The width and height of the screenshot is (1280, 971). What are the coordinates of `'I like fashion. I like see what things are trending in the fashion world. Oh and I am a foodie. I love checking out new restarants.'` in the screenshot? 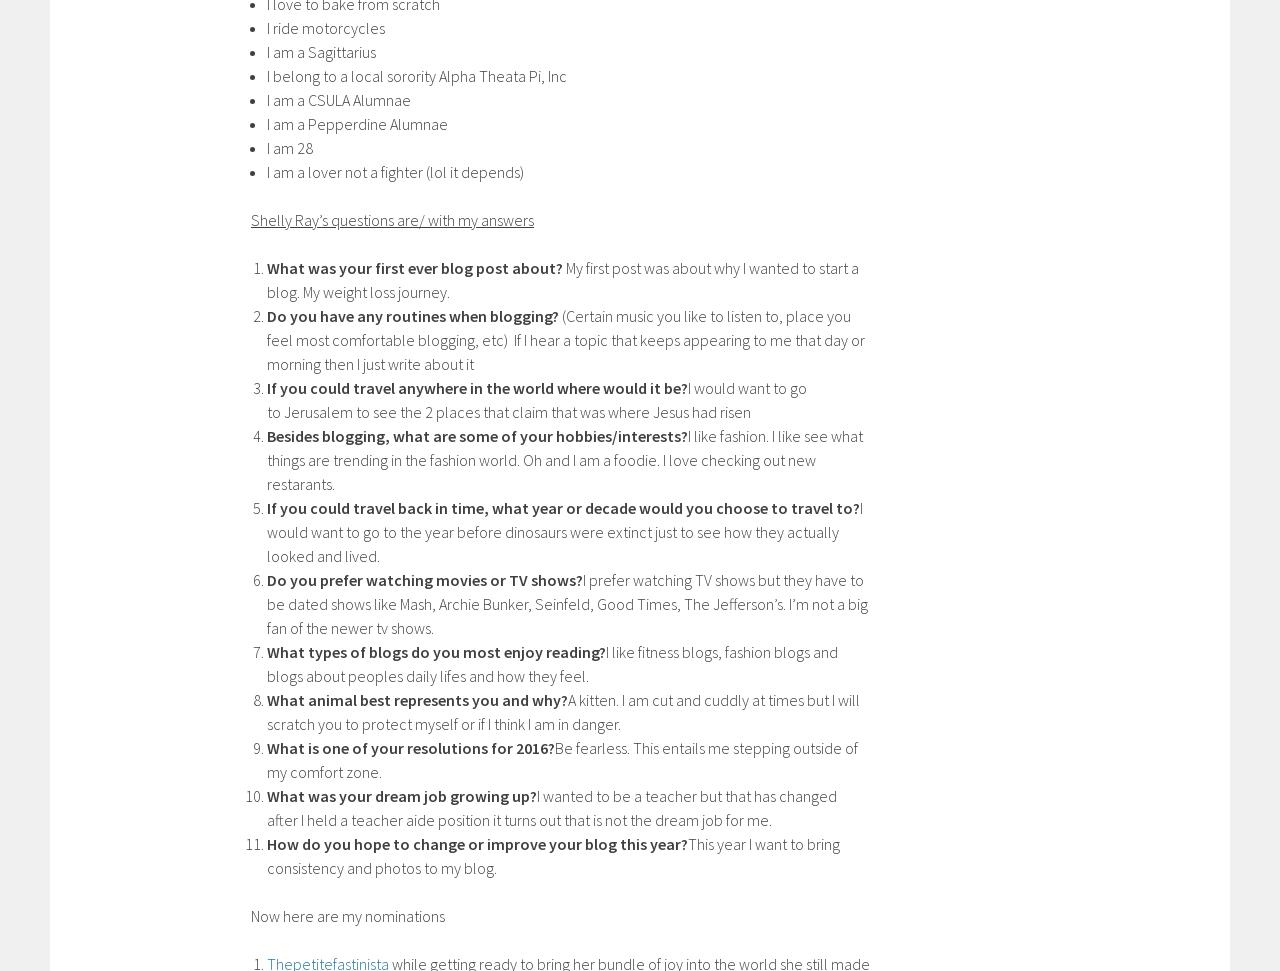 It's located at (563, 458).